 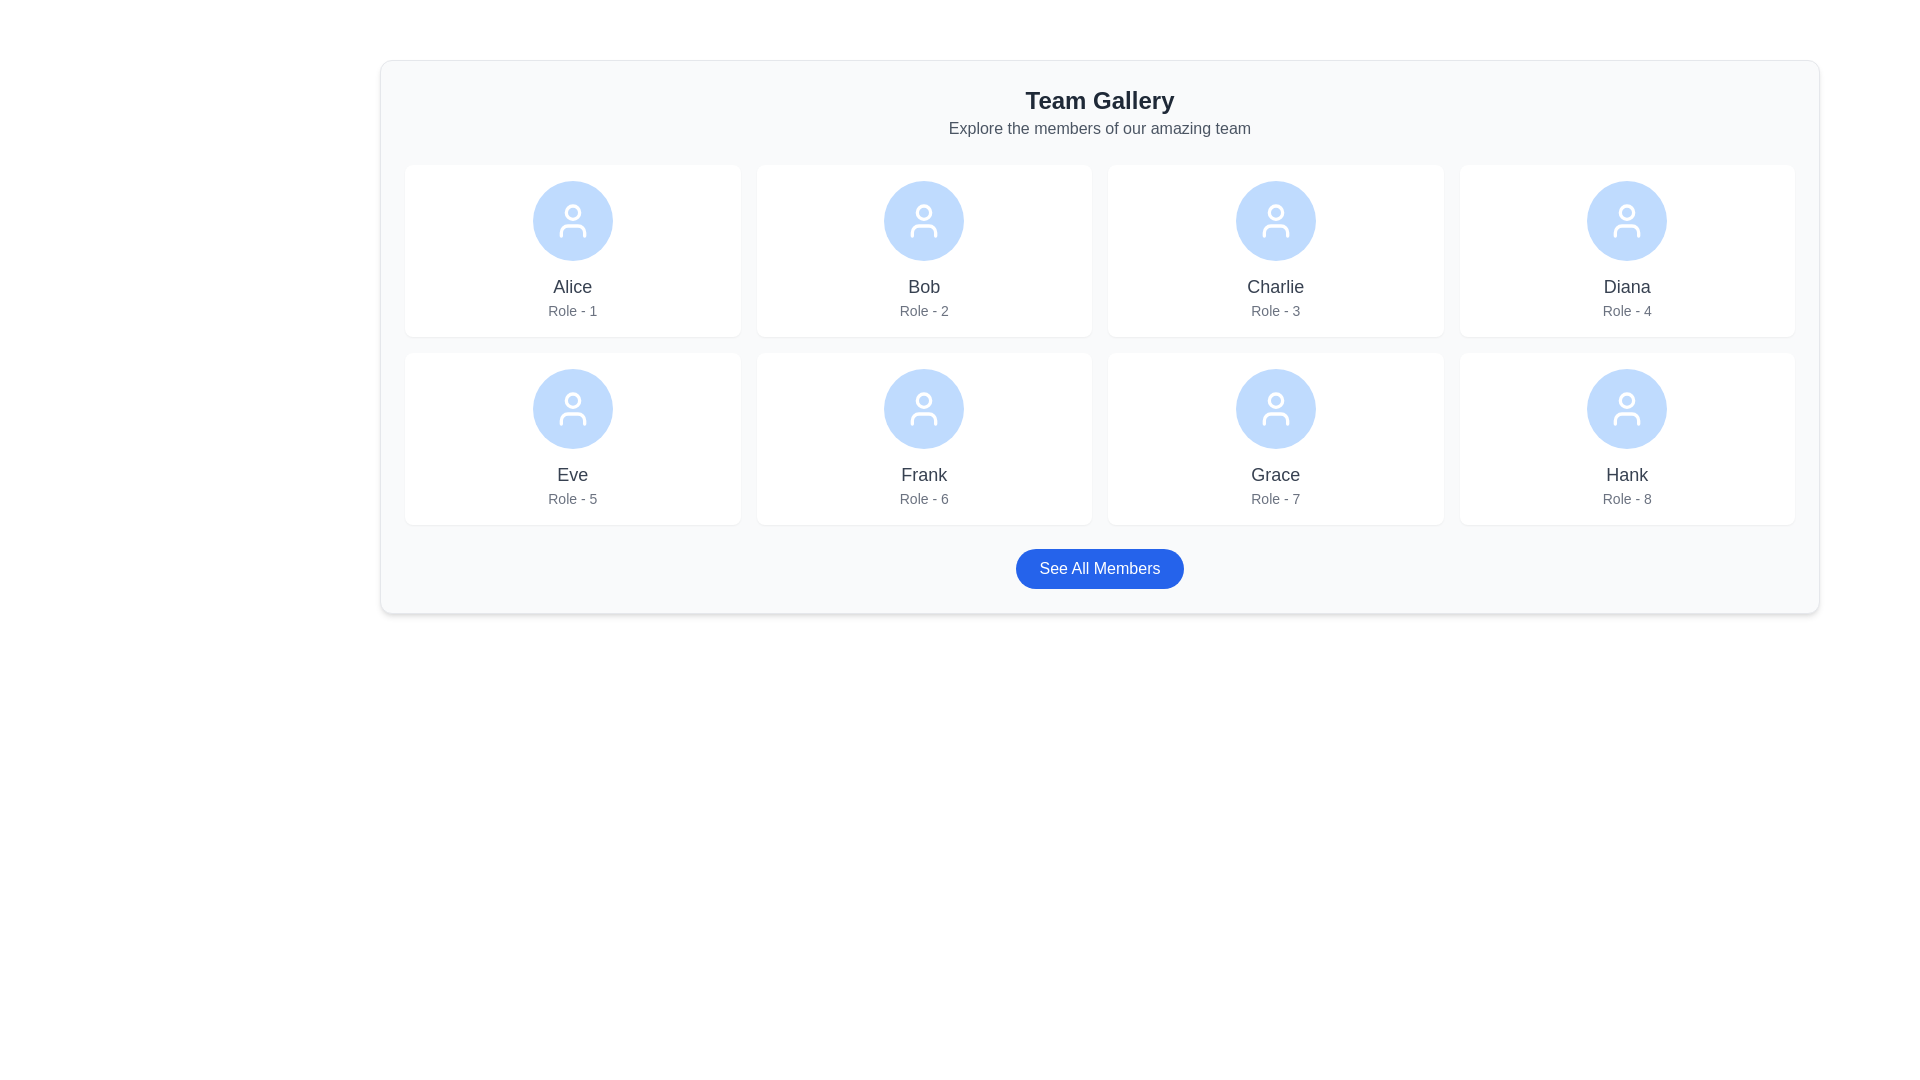 I want to click on the text label displaying the name 'Hank', which serves as the title of a specific team member card located in the second row and fourth column of a grid layout, so click(x=1627, y=474).